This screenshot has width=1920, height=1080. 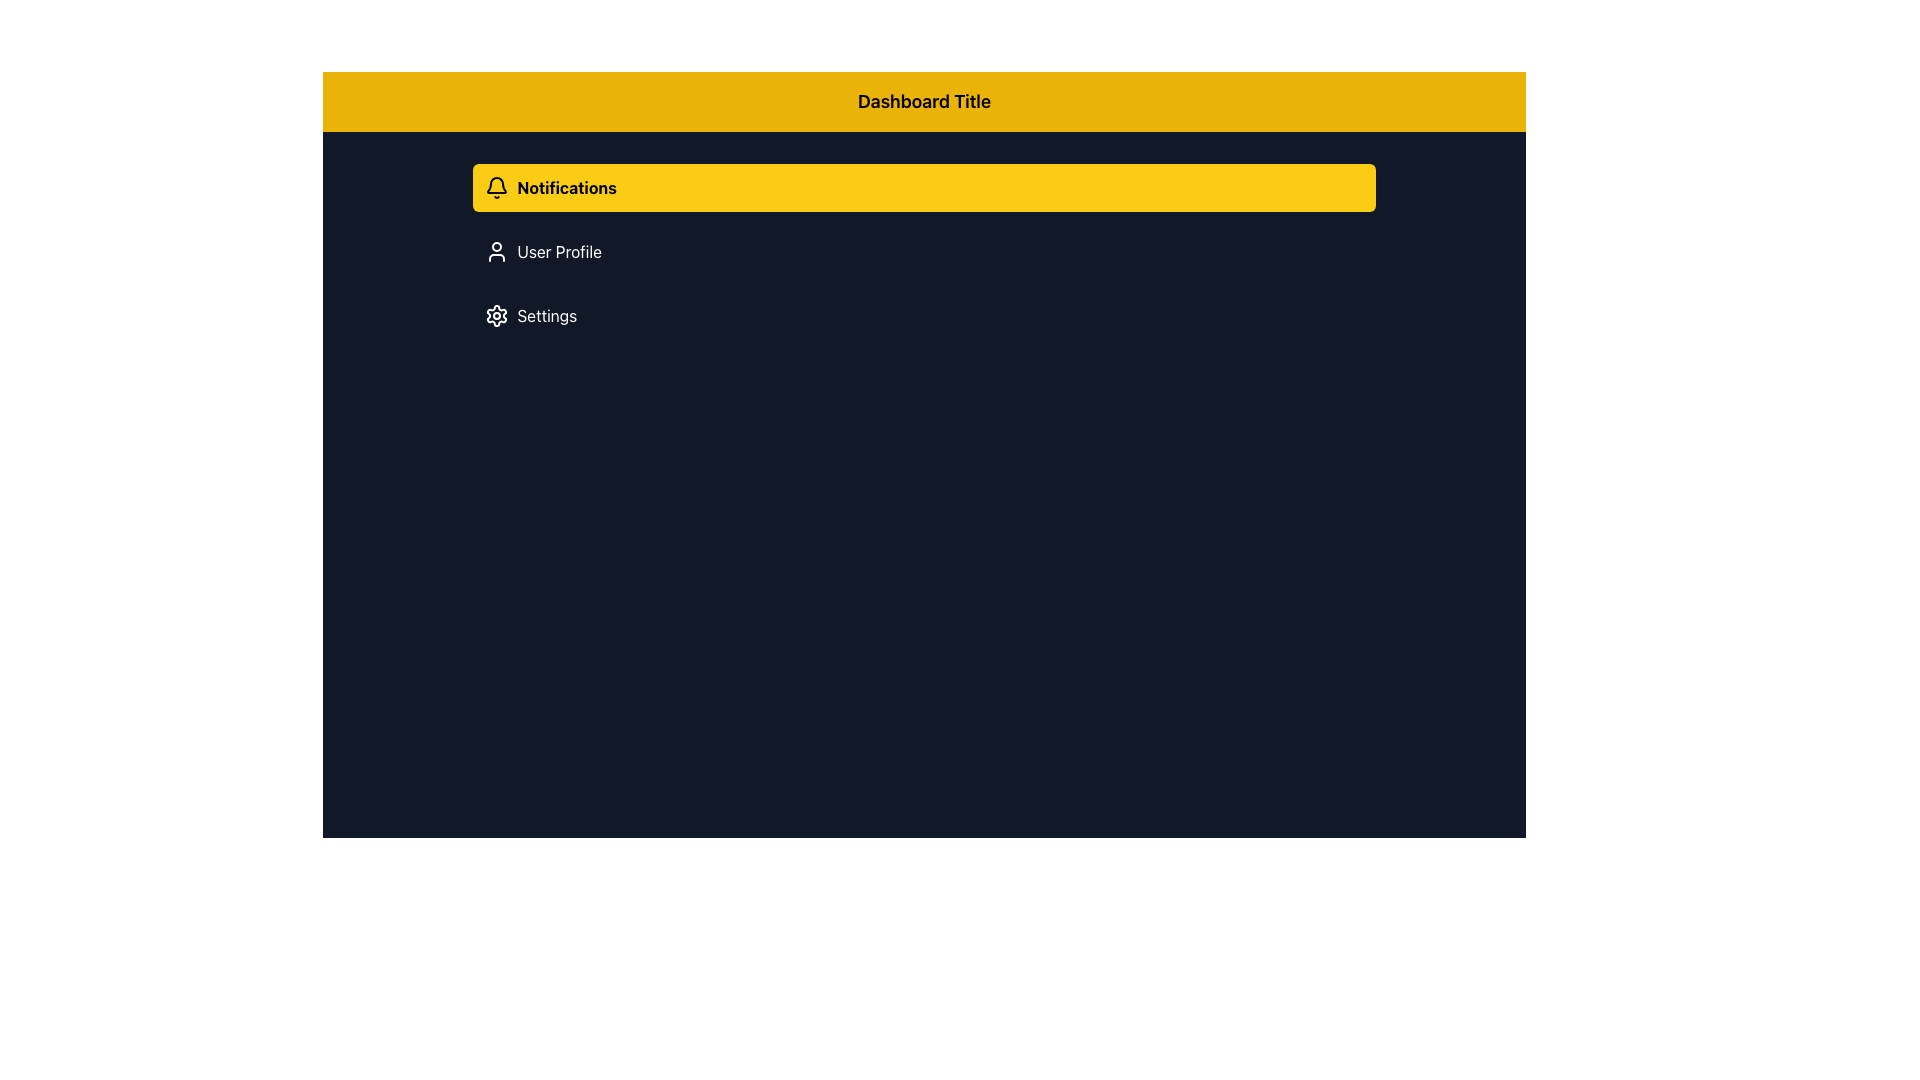 I want to click on the notifications icon located to the left of the 'Notifications' button, which is part of the navigational elements with a yellow background, so click(x=497, y=188).